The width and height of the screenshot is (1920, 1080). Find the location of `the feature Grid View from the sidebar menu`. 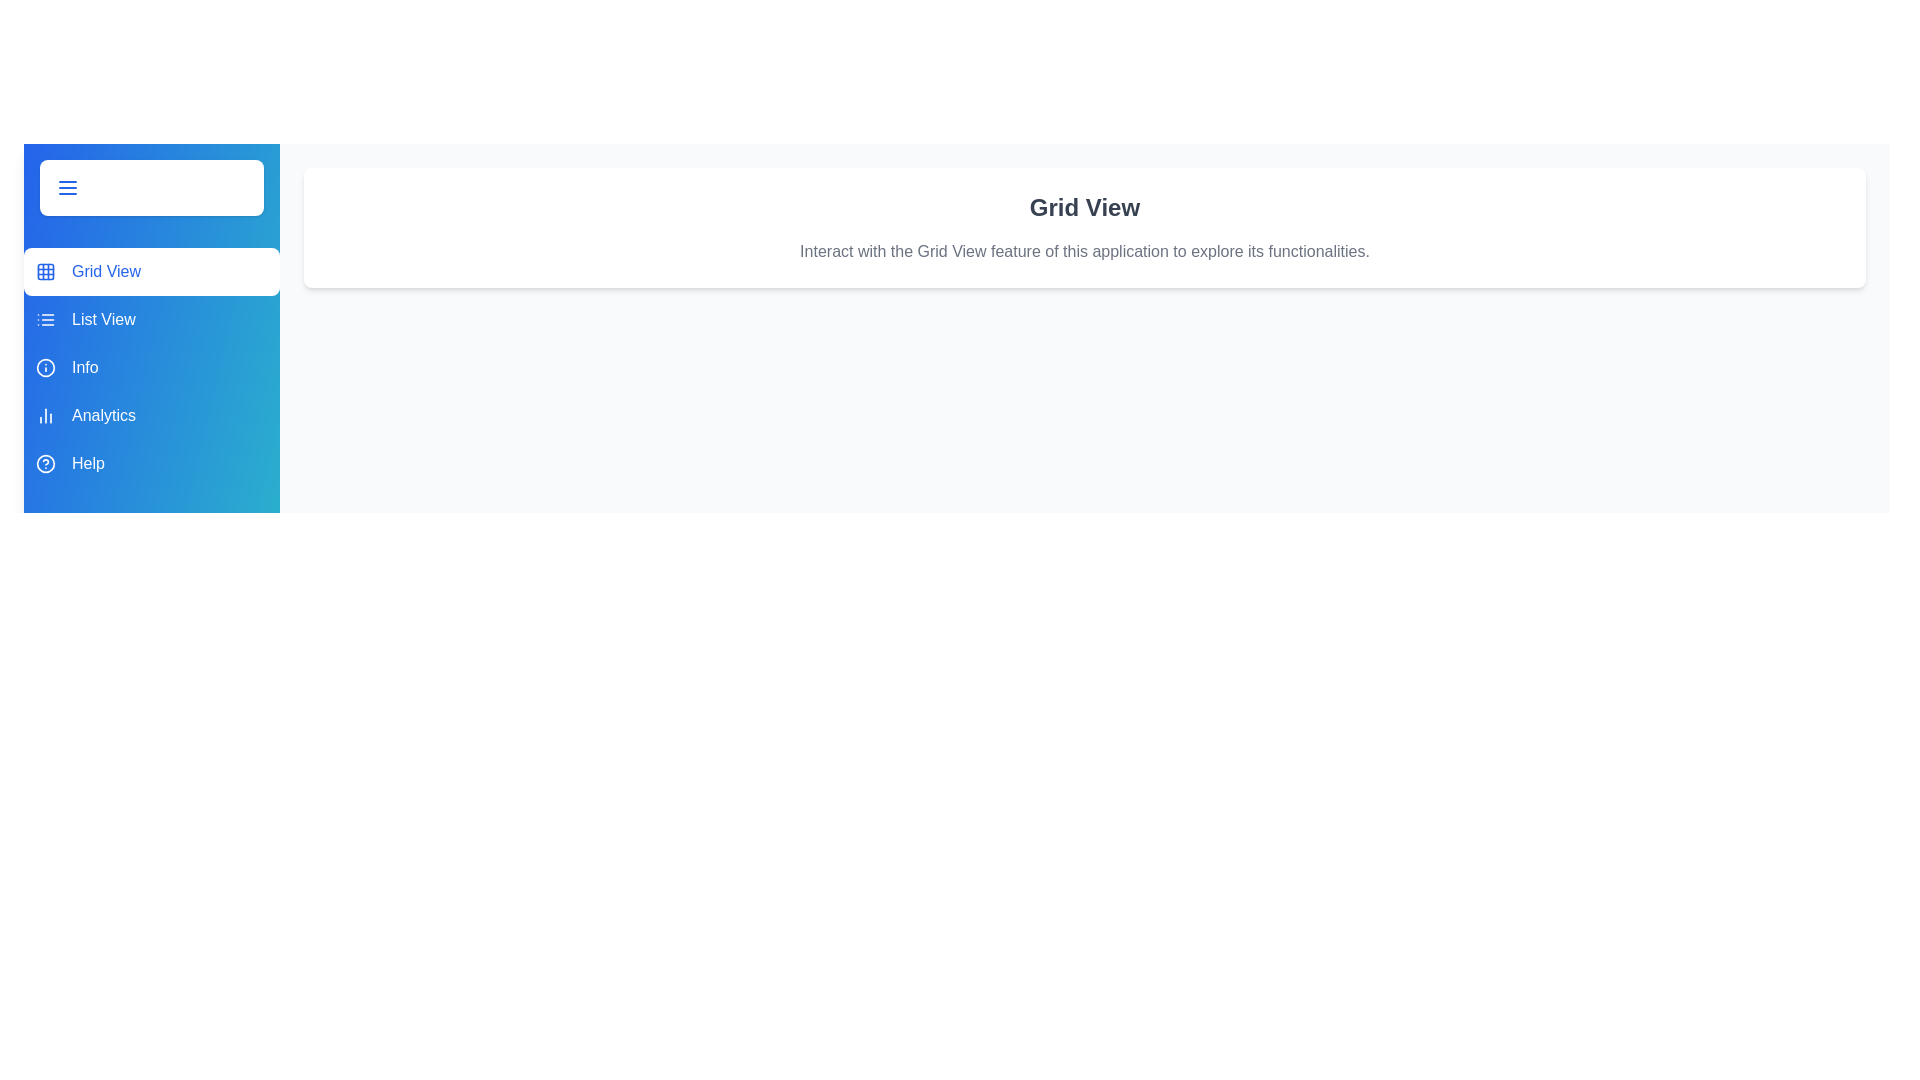

the feature Grid View from the sidebar menu is located at coordinates (151, 272).